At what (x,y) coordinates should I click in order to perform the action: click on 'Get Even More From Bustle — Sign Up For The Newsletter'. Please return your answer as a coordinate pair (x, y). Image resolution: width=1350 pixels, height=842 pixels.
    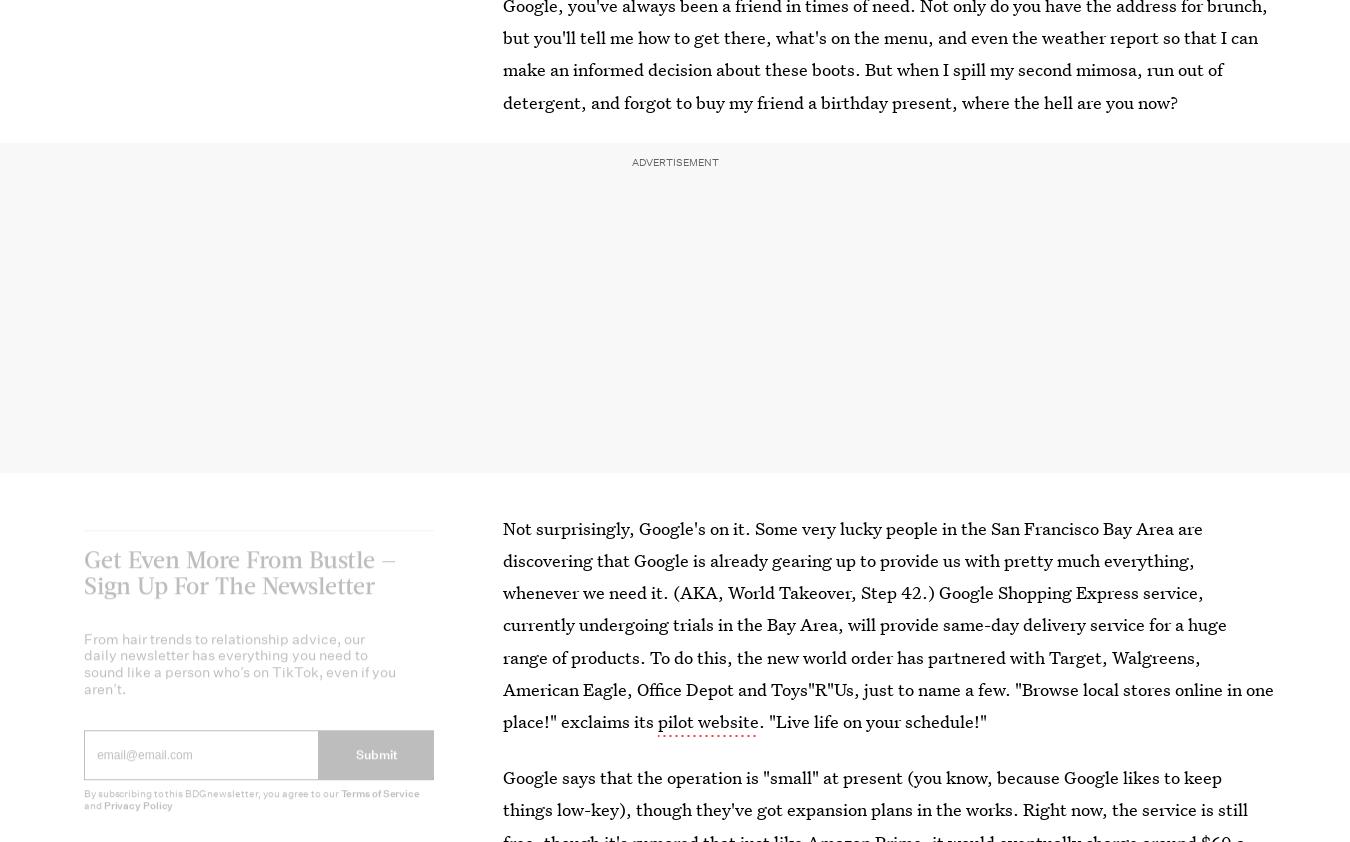
    Looking at the image, I should click on (239, 585).